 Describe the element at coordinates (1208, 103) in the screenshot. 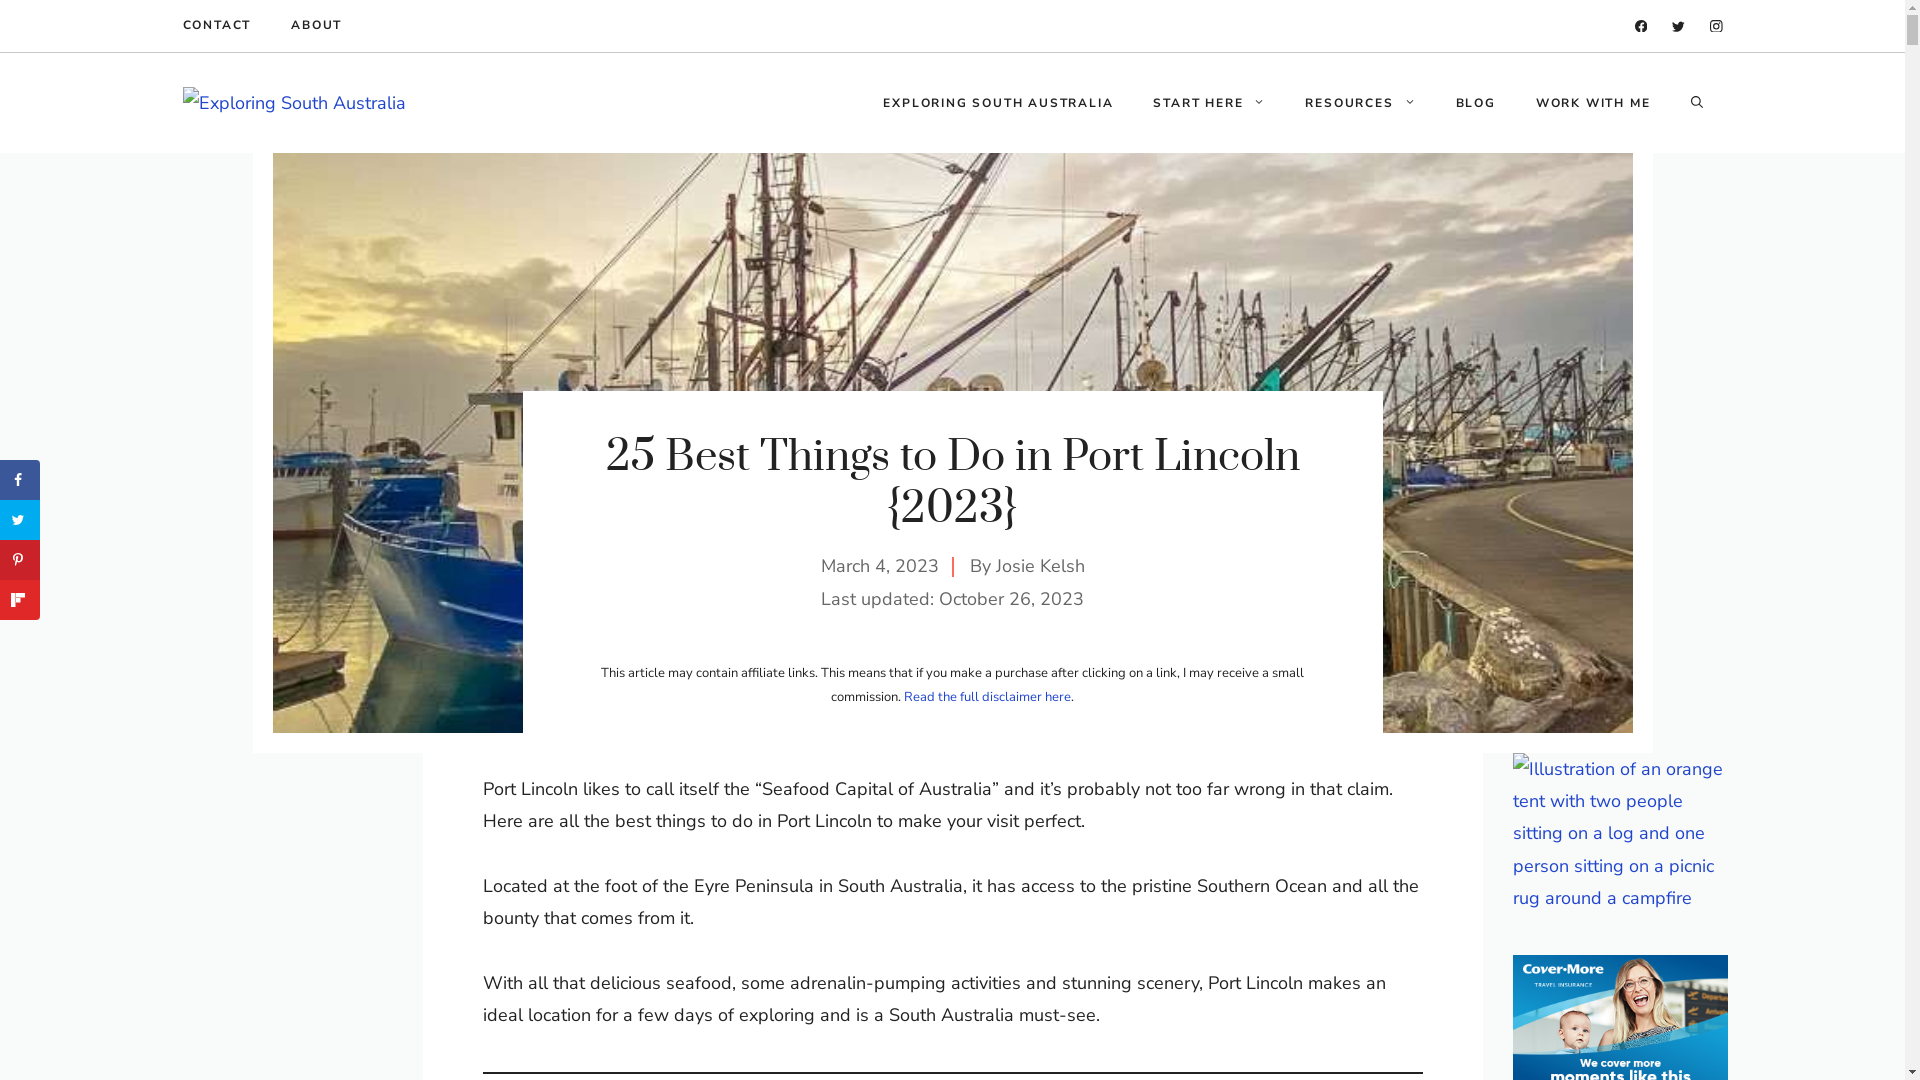

I see `'START HERE'` at that location.